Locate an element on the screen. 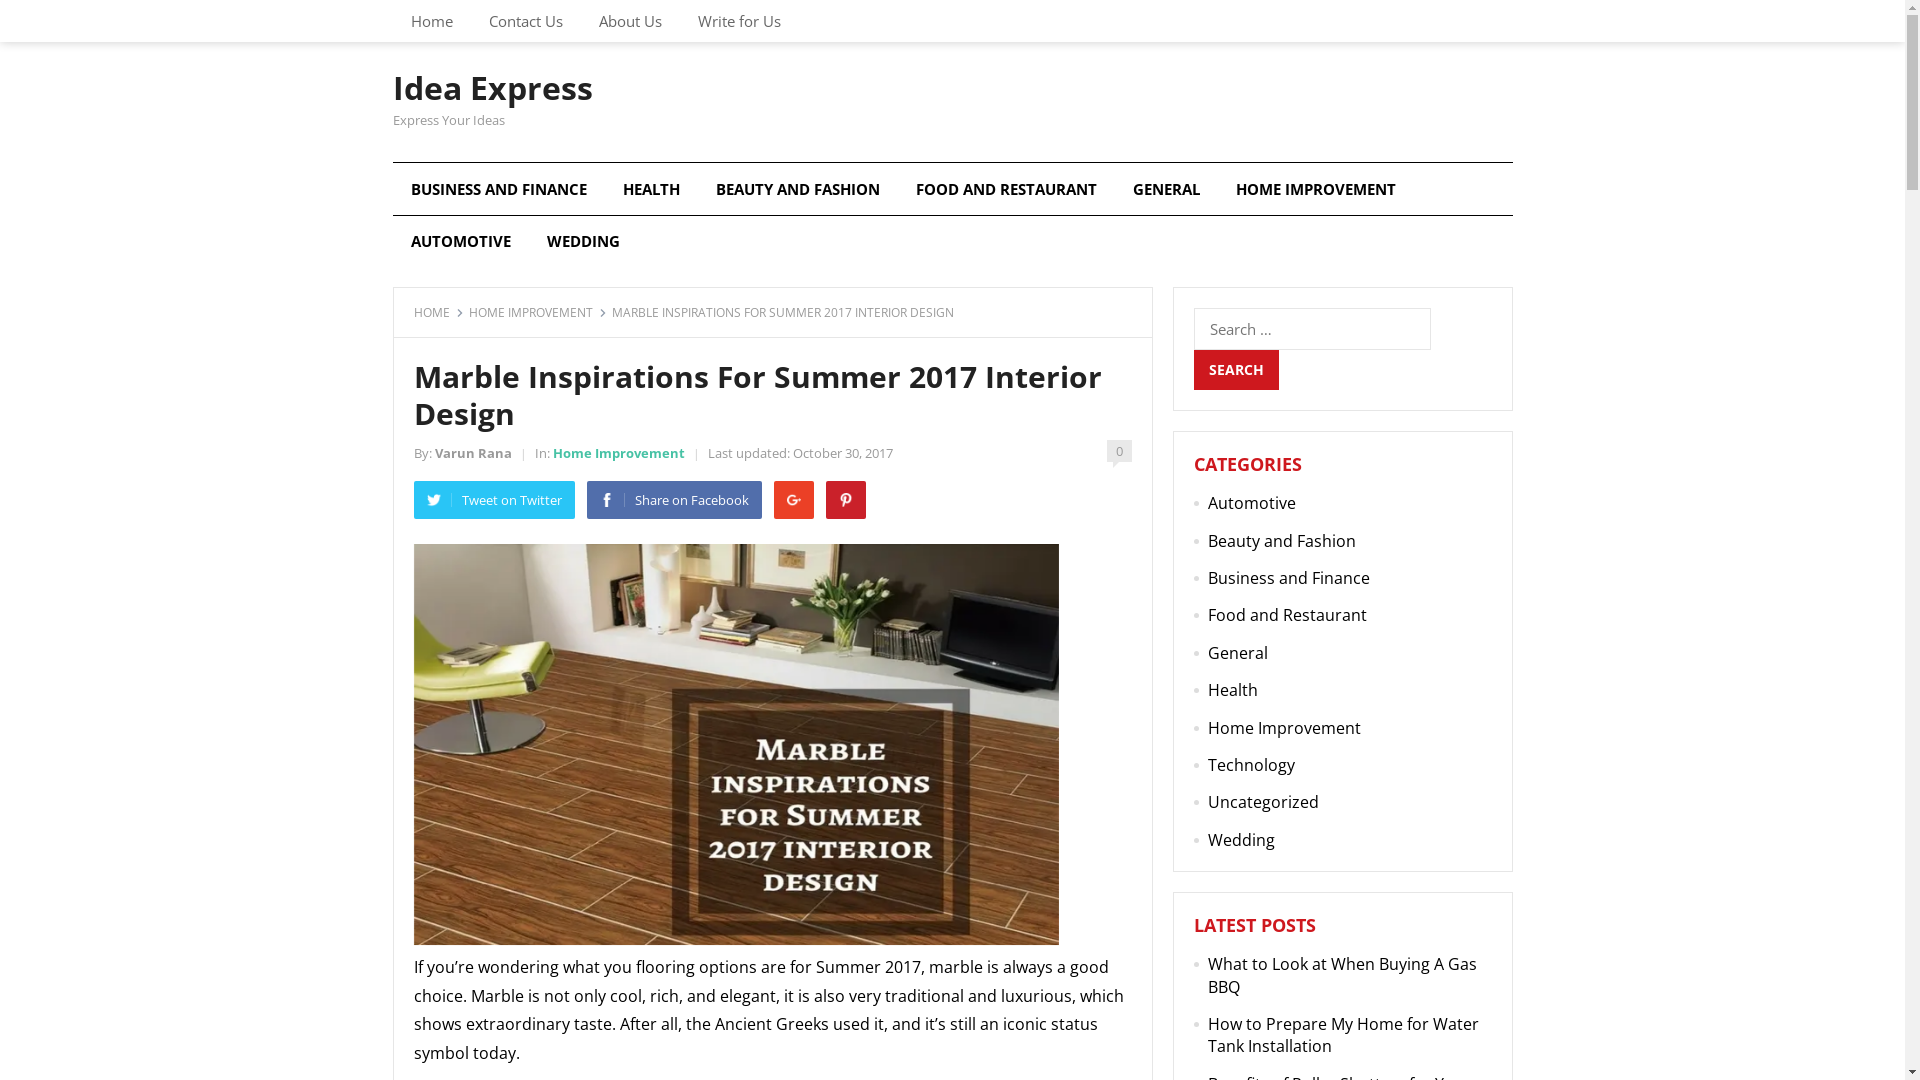 This screenshot has height=1080, width=1920. 'BUSINESS AND FINANCE' is located at coordinates (498, 189).